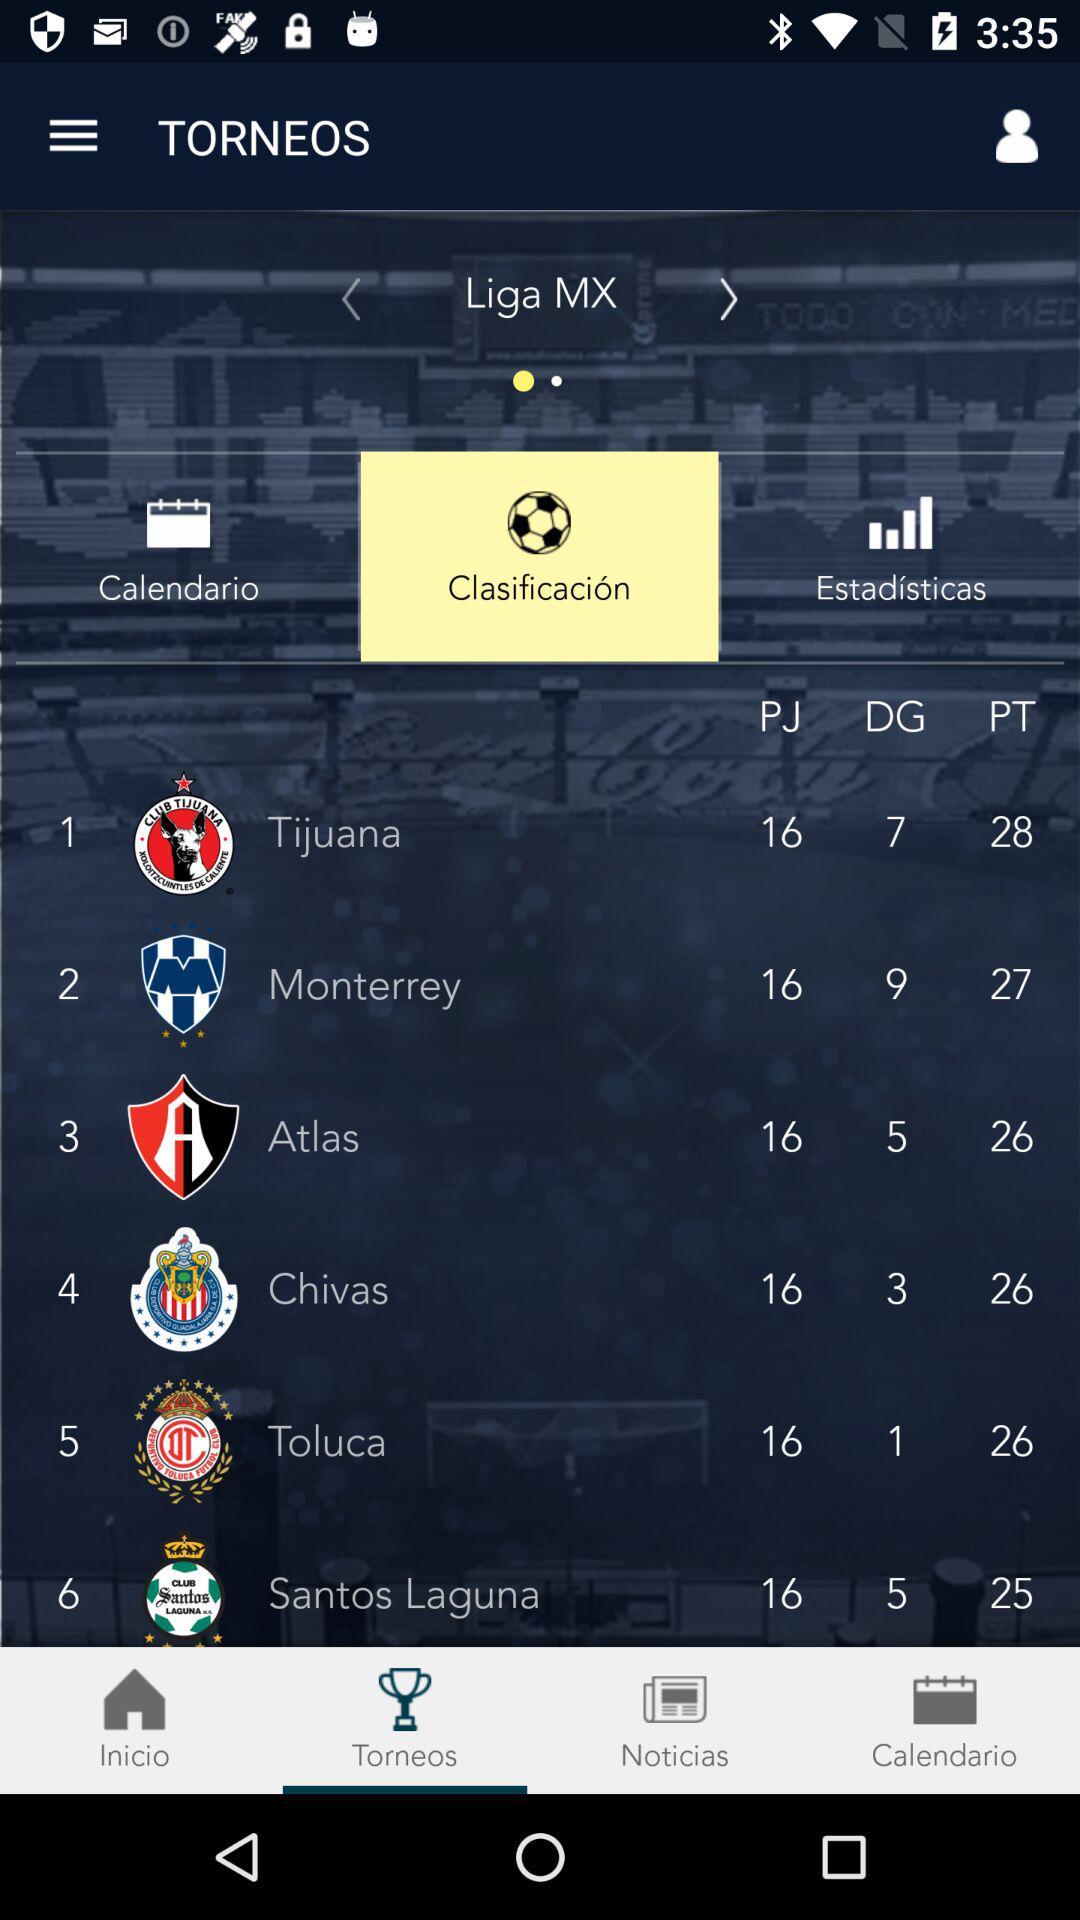 This screenshot has width=1080, height=1920. Describe the element at coordinates (405, 1719) in the screenshot. I see `the location icon` at that location.